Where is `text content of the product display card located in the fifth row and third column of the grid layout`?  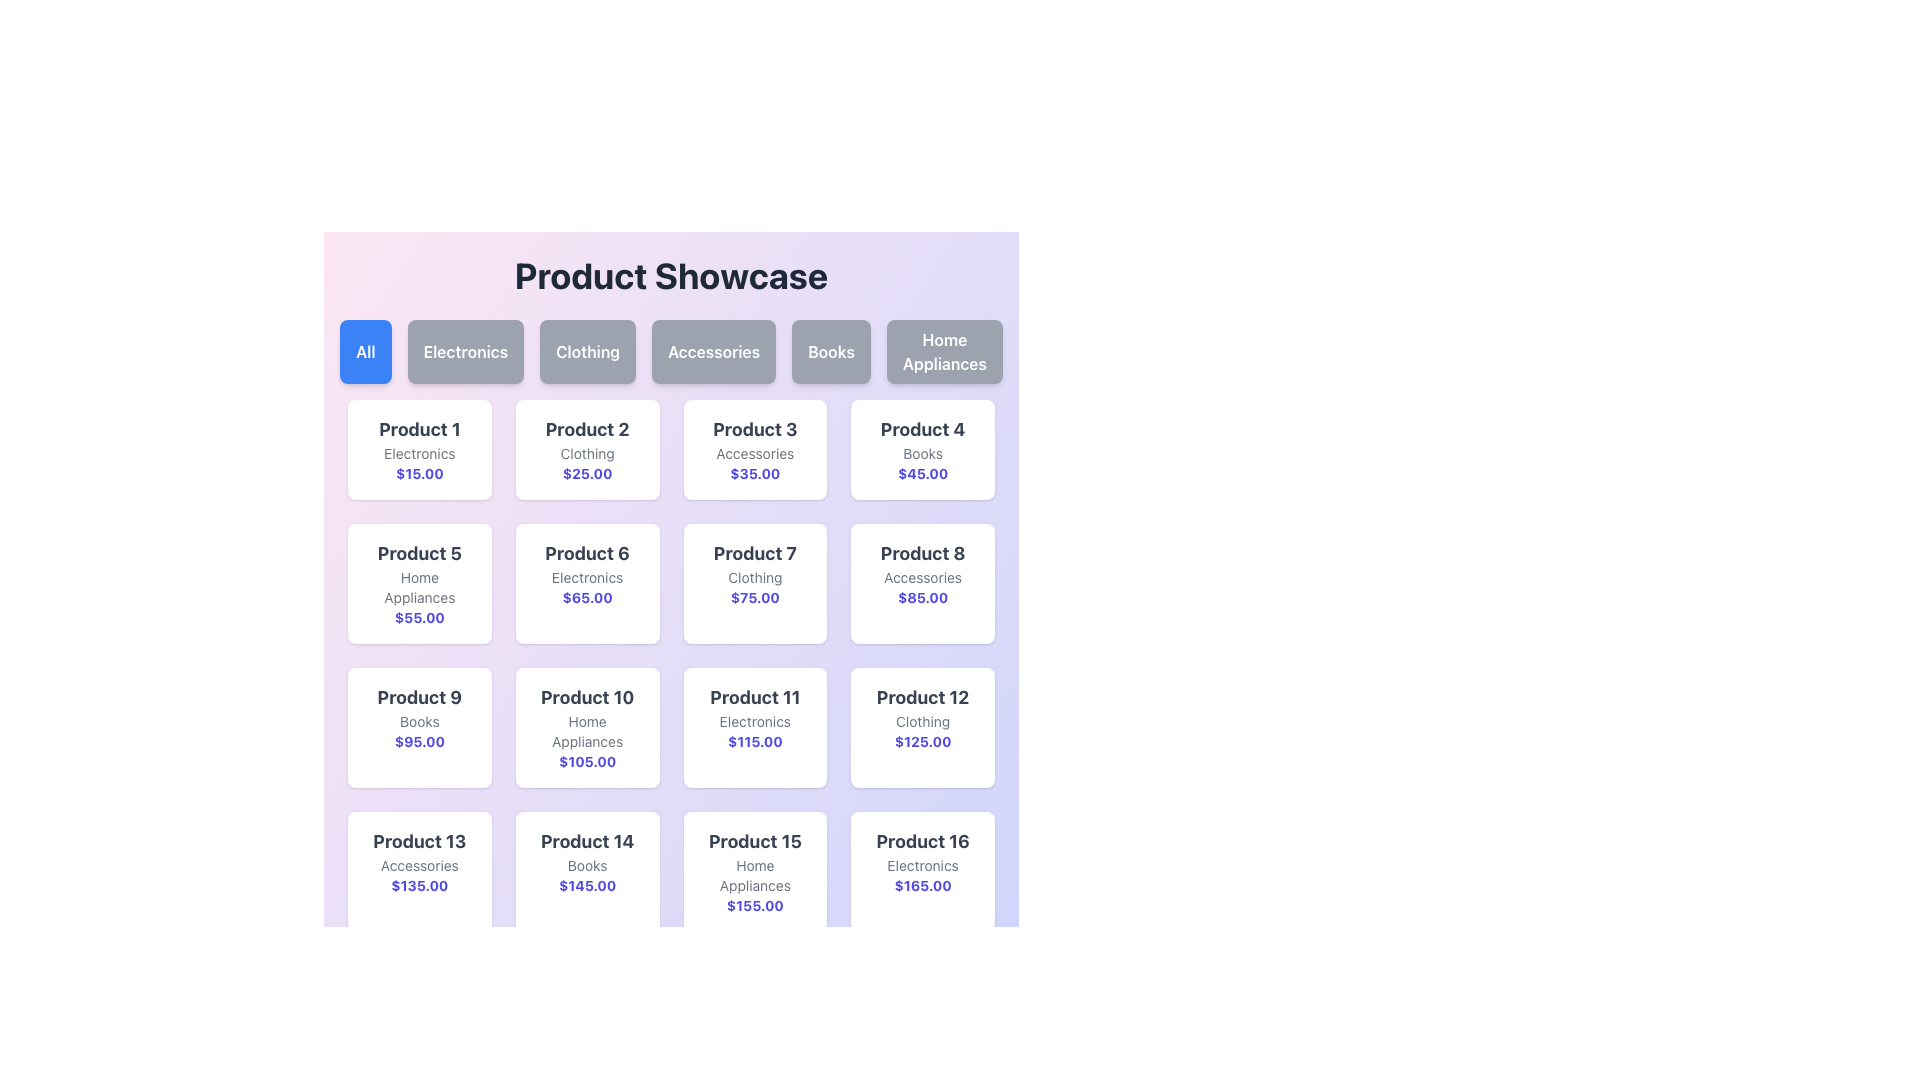 text content of the product display card located in the fifth row and third column of the grid layout is located at coordinates (754, 870).